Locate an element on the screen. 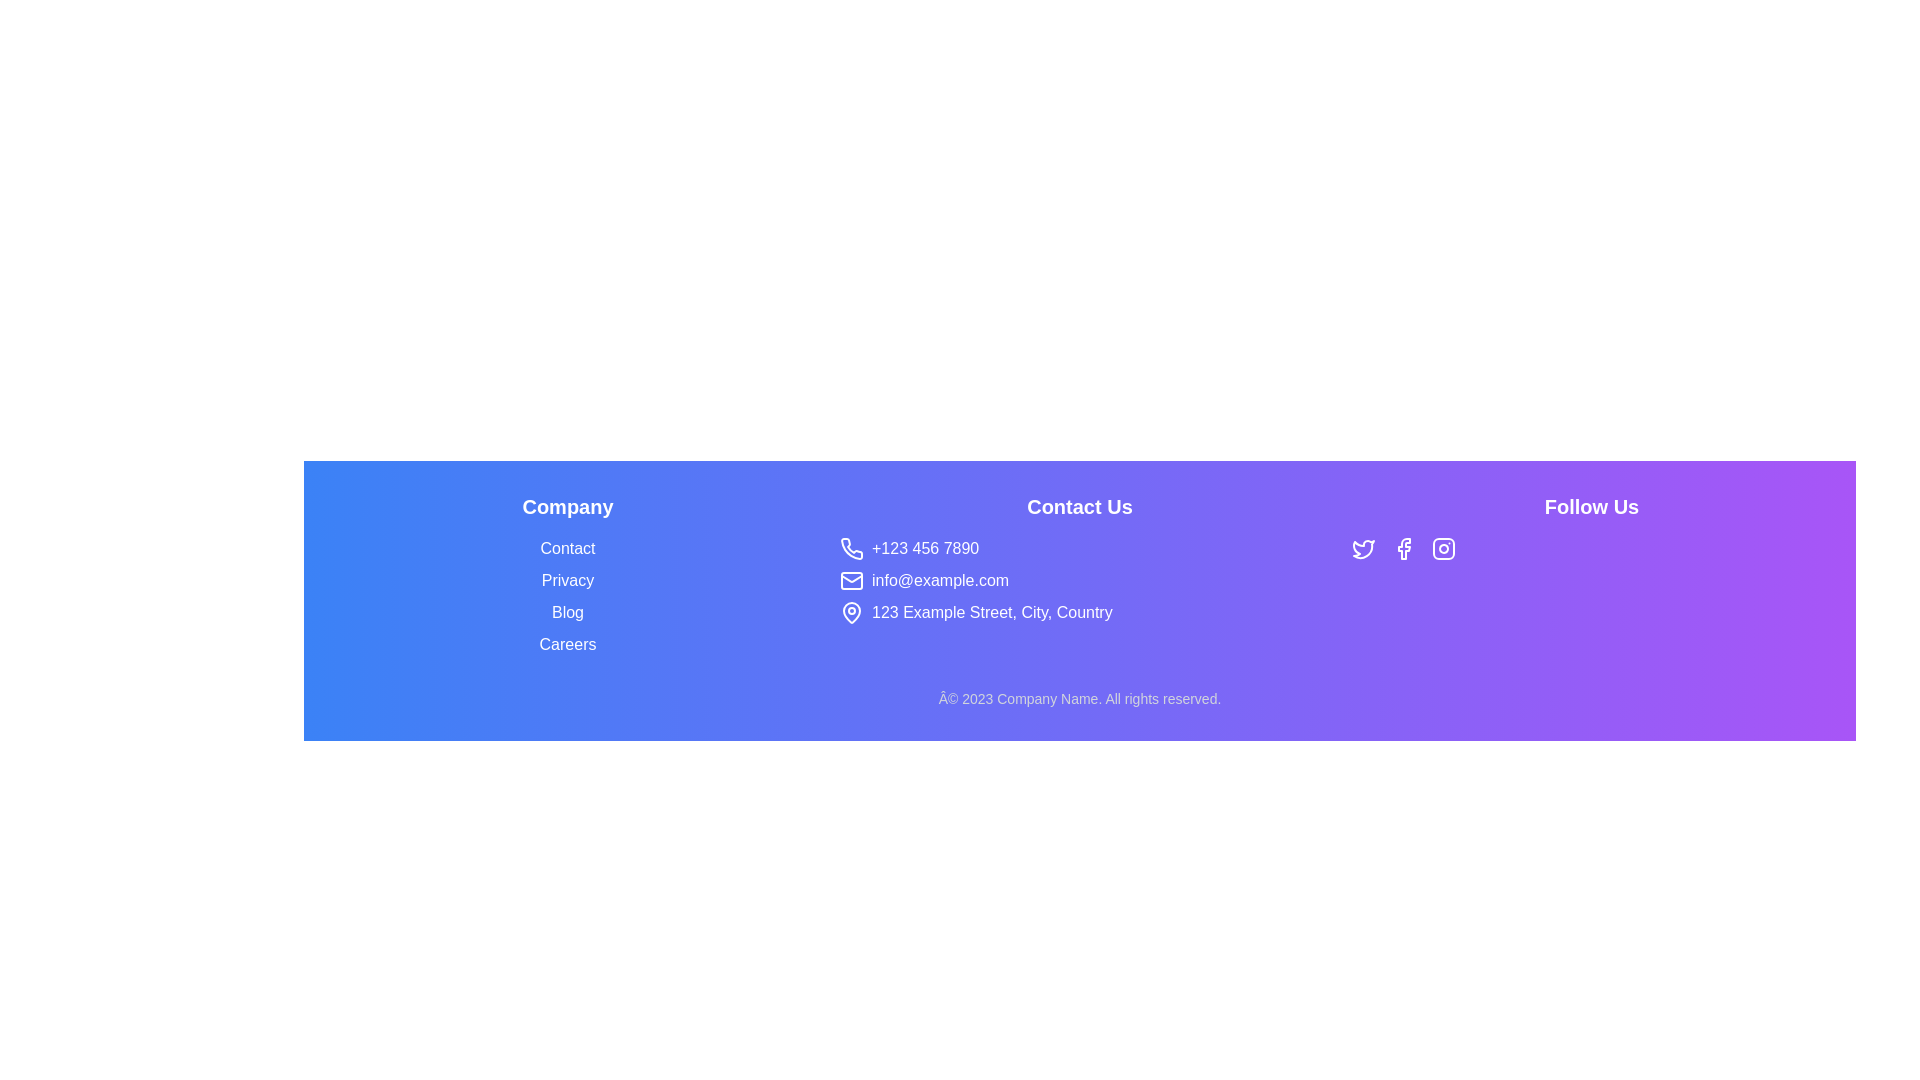  the SVG graphical shape representing the body of the mail envelope in the 'Contact Us' section of the footer is located at coordinates (851, 581).